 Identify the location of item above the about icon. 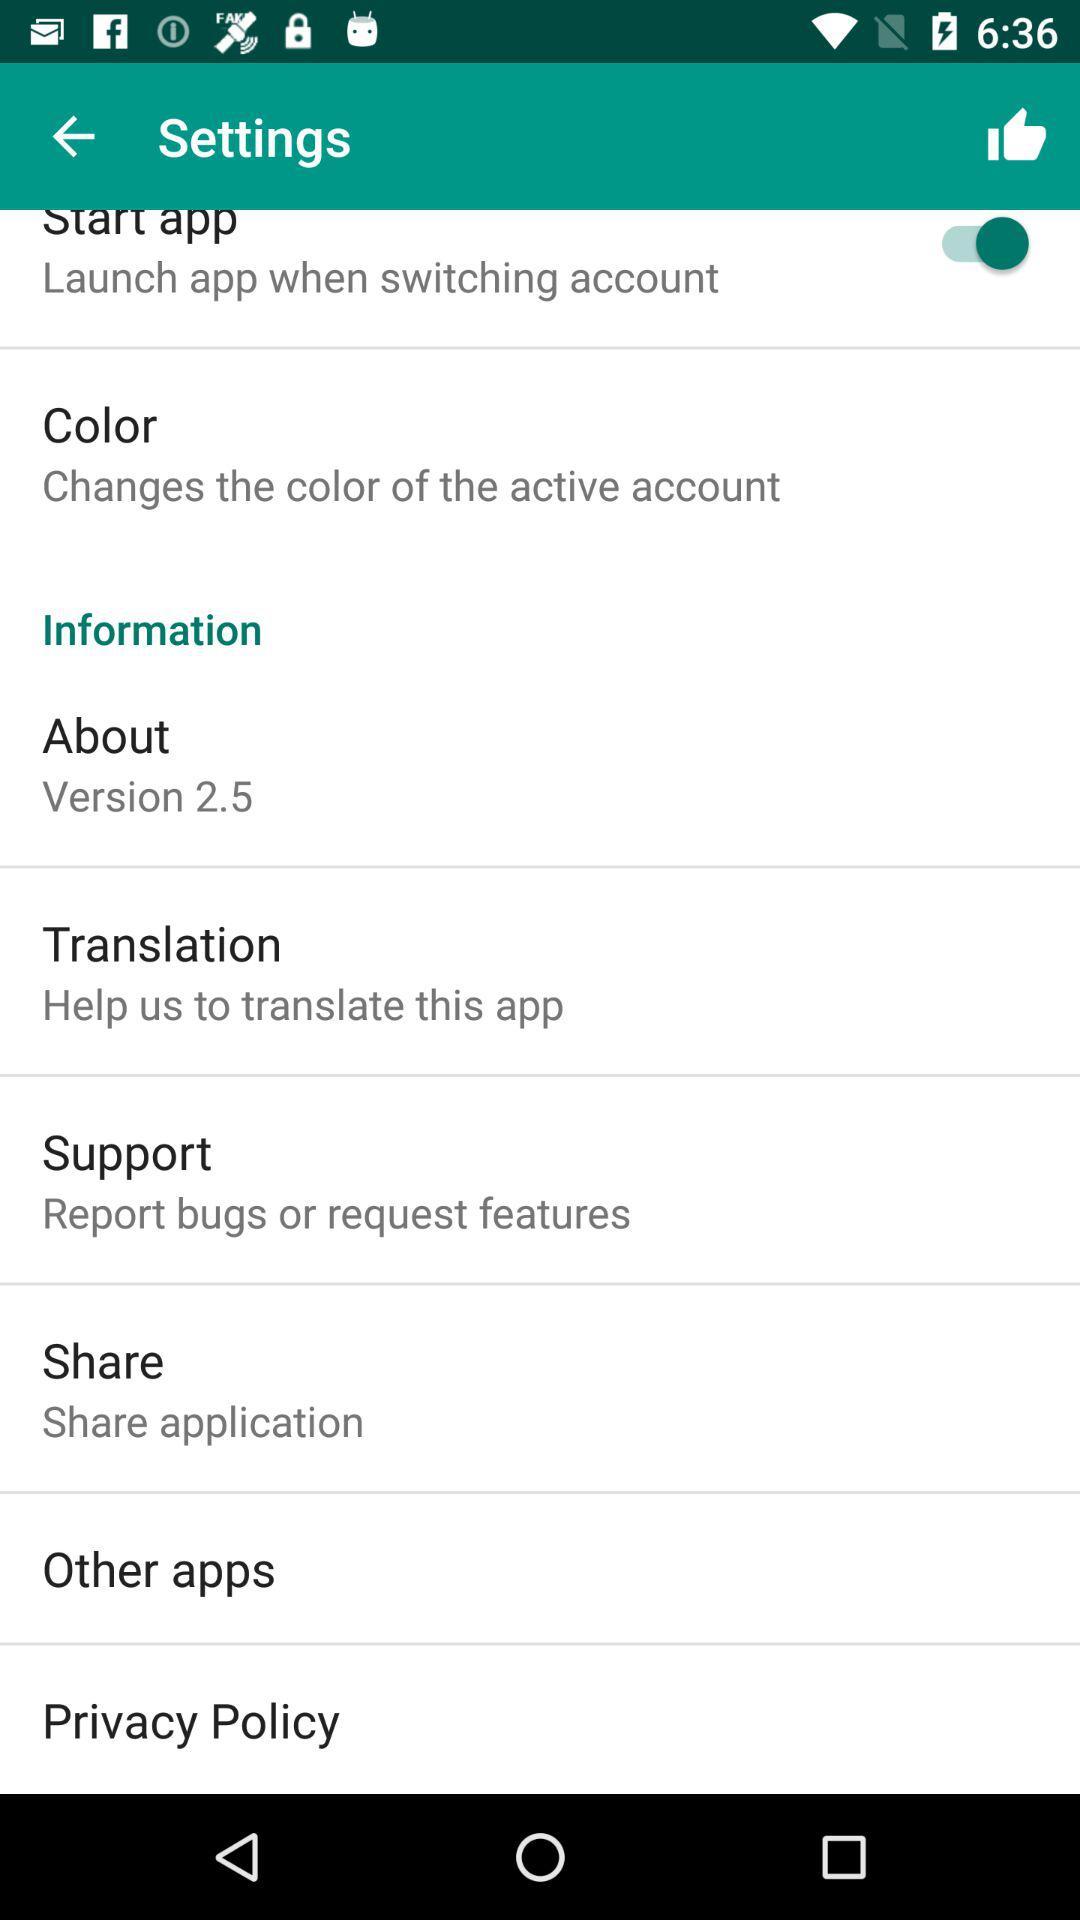
(540, 606).